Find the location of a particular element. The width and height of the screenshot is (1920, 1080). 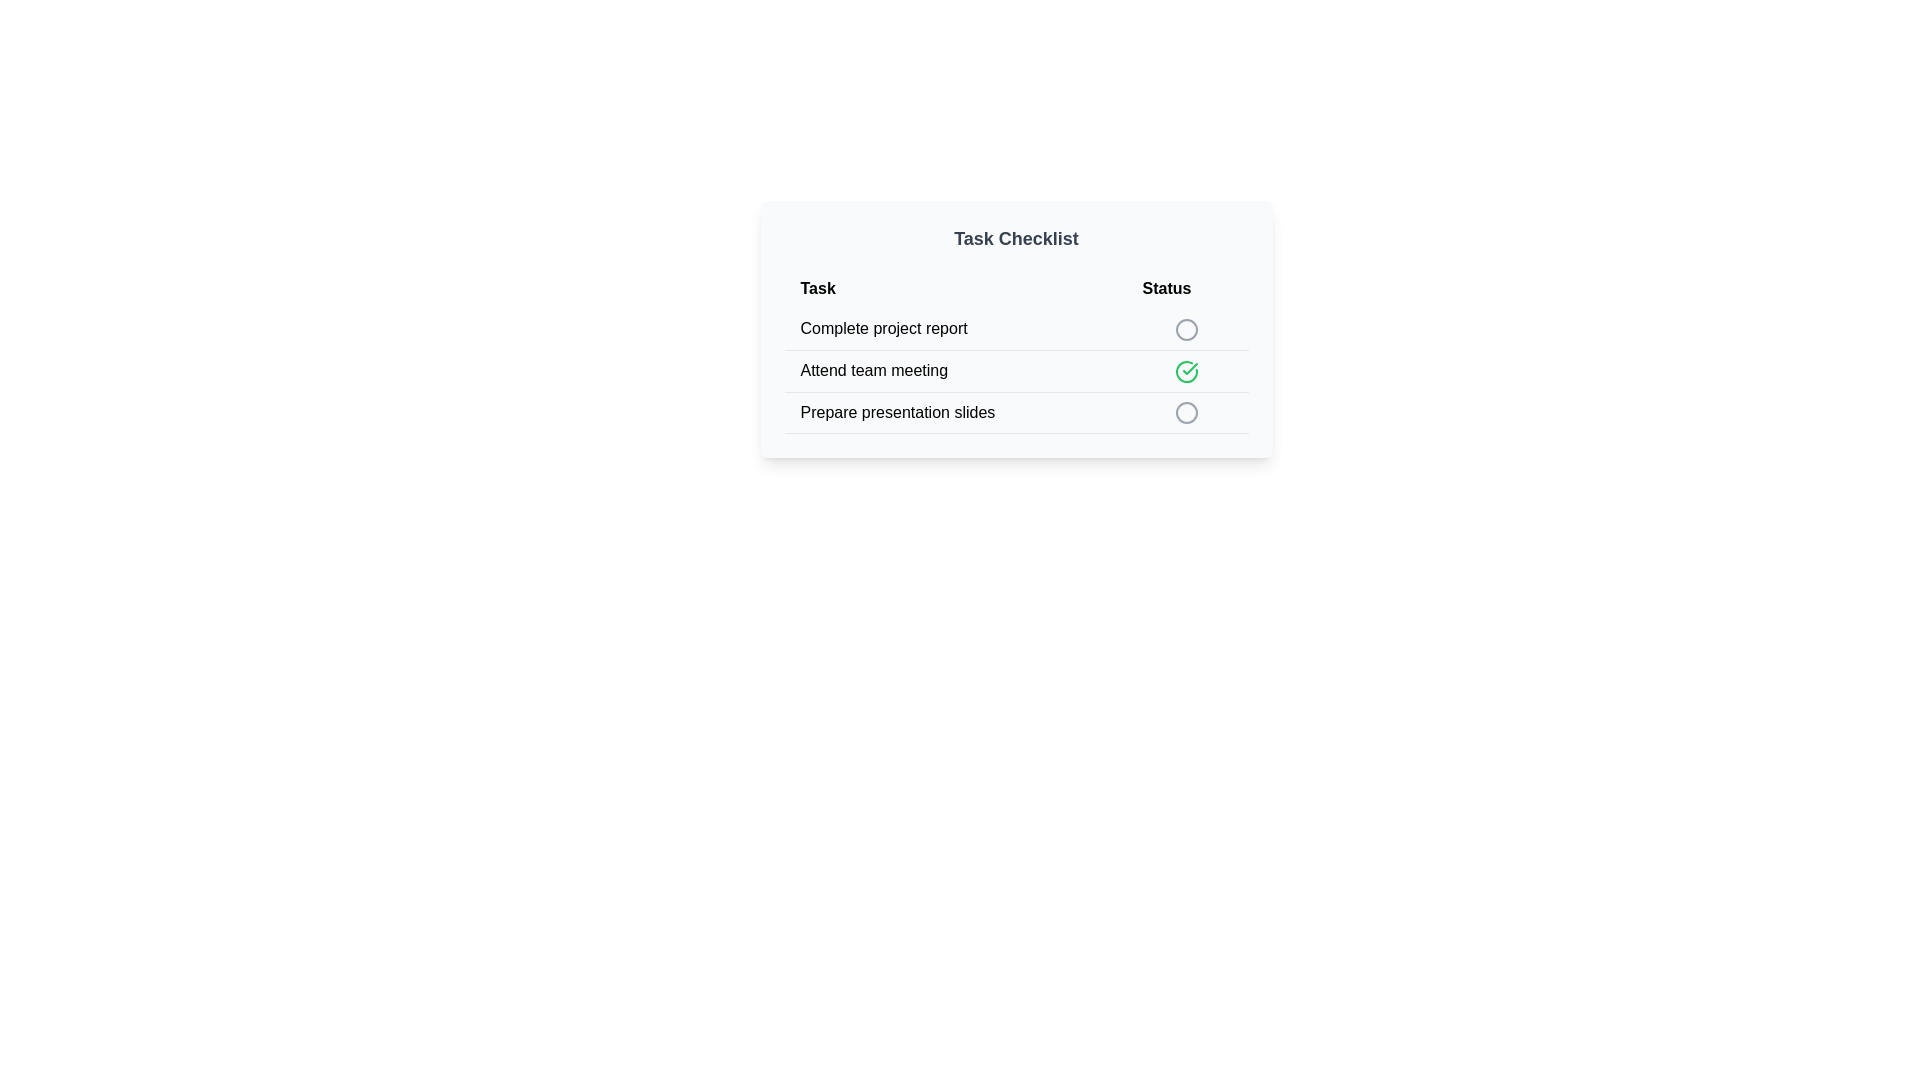

the visual status indicator representing the incomplete or pending status for the 'Complete project report' task, located in the 'Status' column of the checklist interface is located at coordinates (1187, 328).